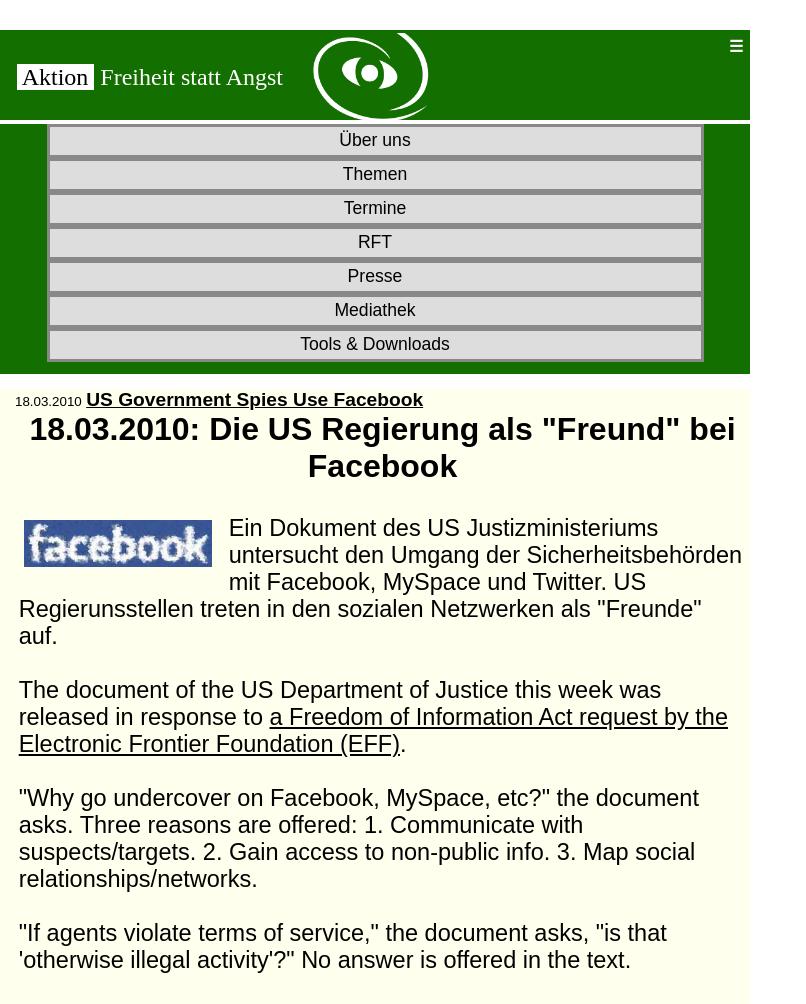 This screenshot has height=1004, width=806. What do you see at coordinates (373, 275) in the screenshot?
I see `'Presse'` at bounding box center [373, 275].